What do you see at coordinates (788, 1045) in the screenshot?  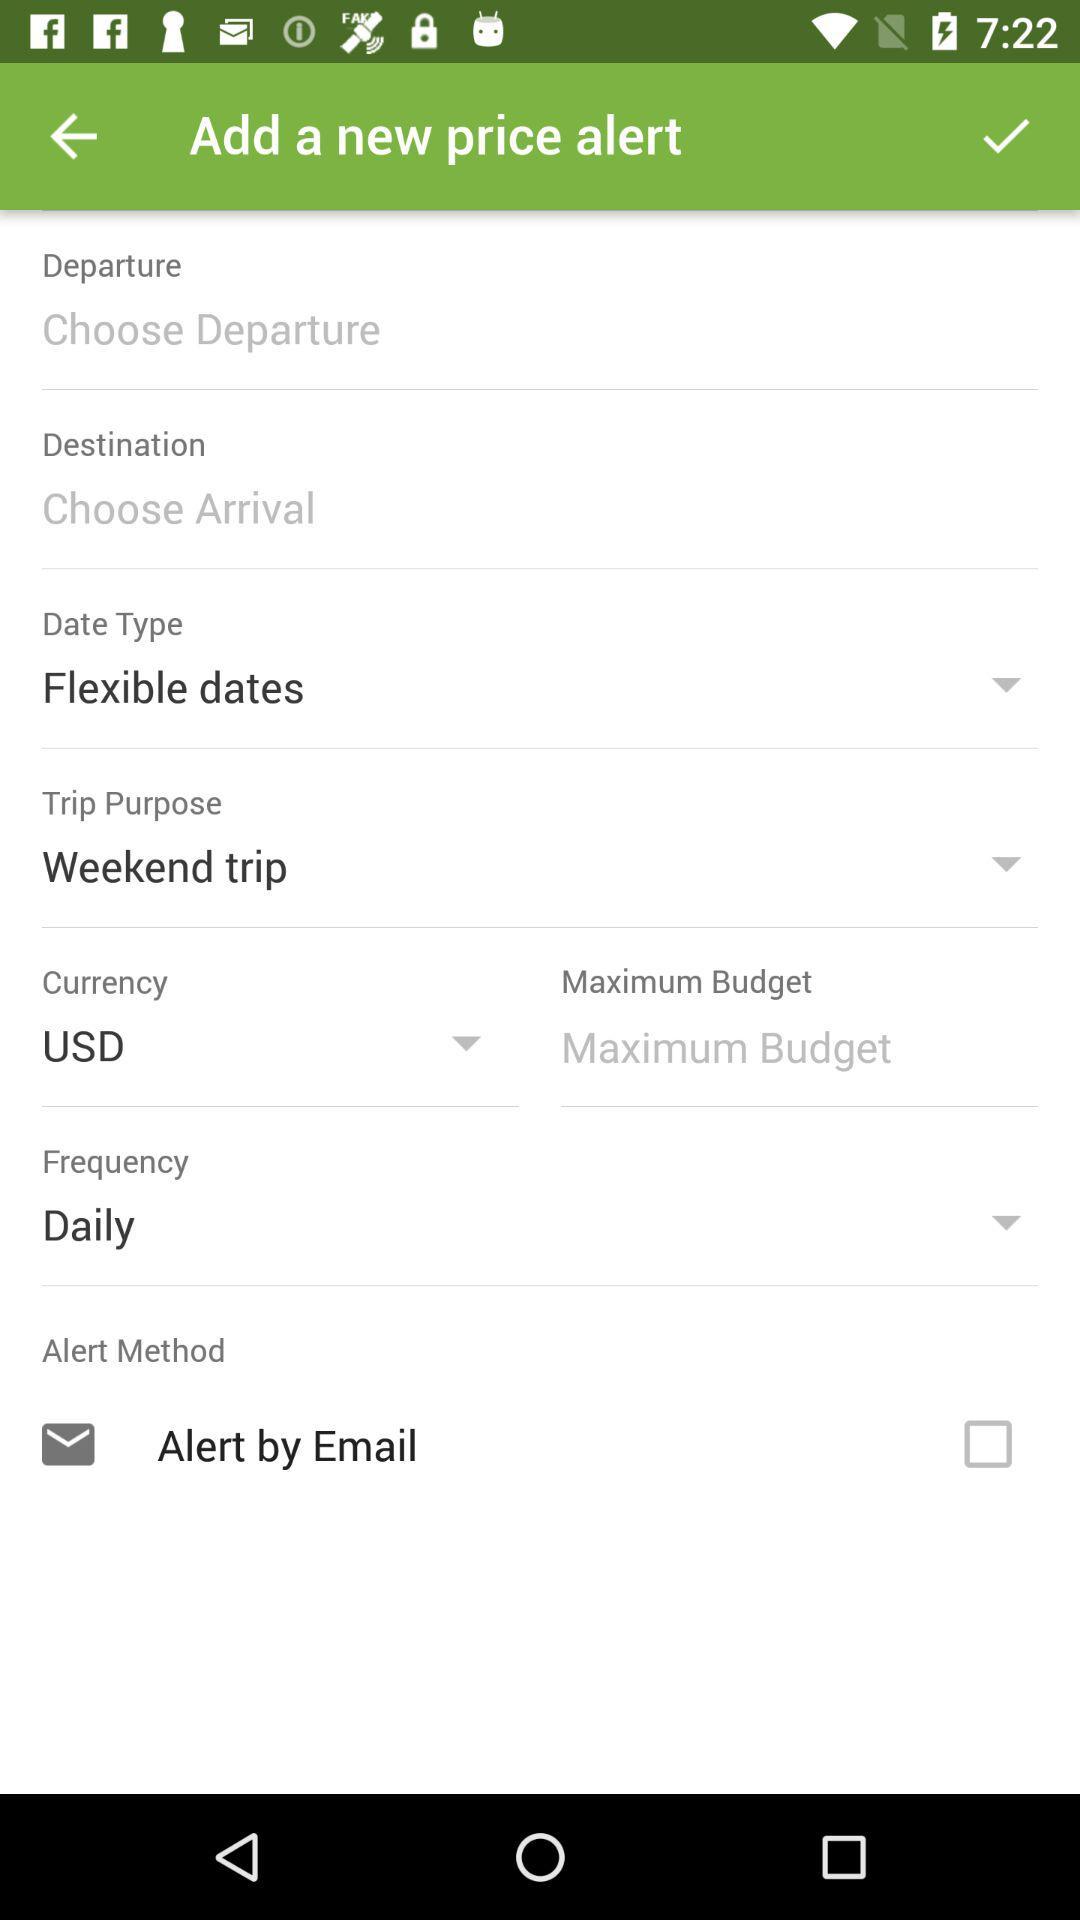 I see `maximum budget amount` at bounding box center [788, 1045].